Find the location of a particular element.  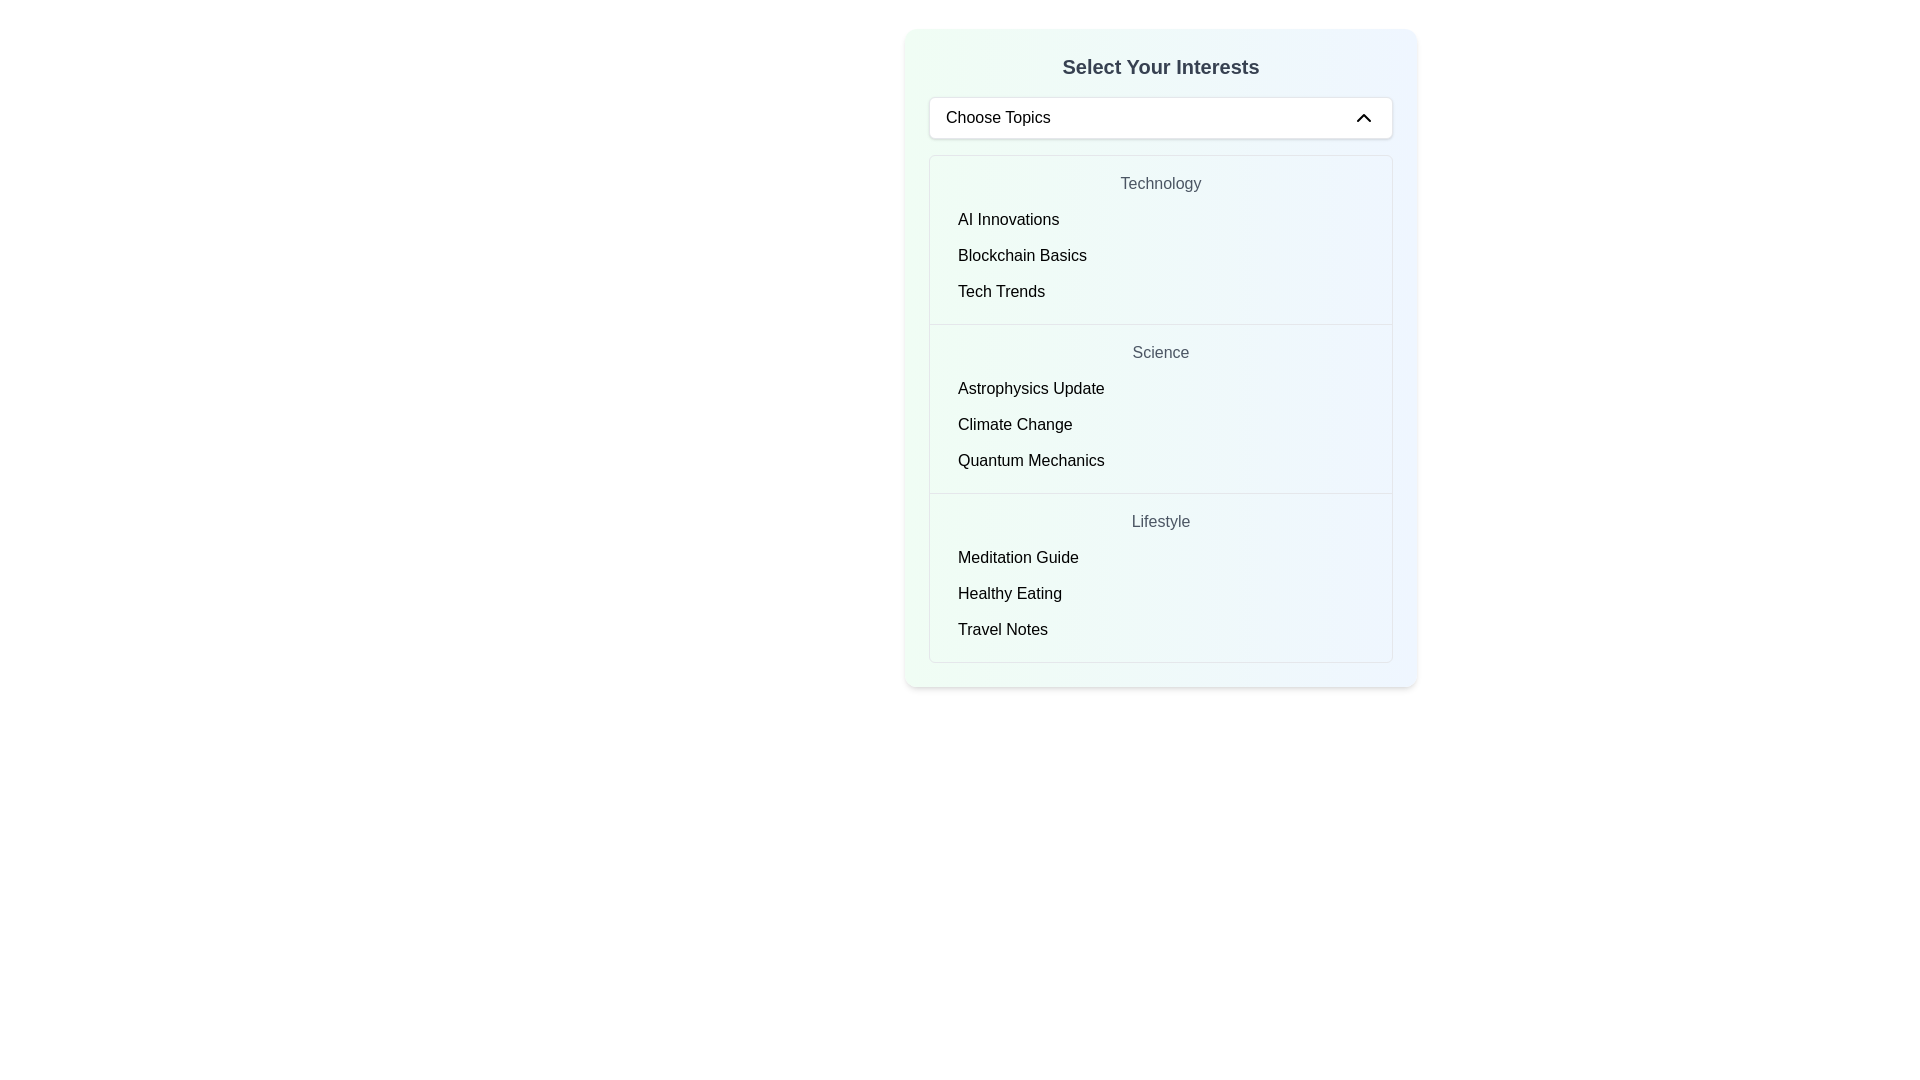

the 'AI Innovations' label in the 'Select Your Interests' menu, which is the first element in the Technology section is located at coordinates (1008, 219).